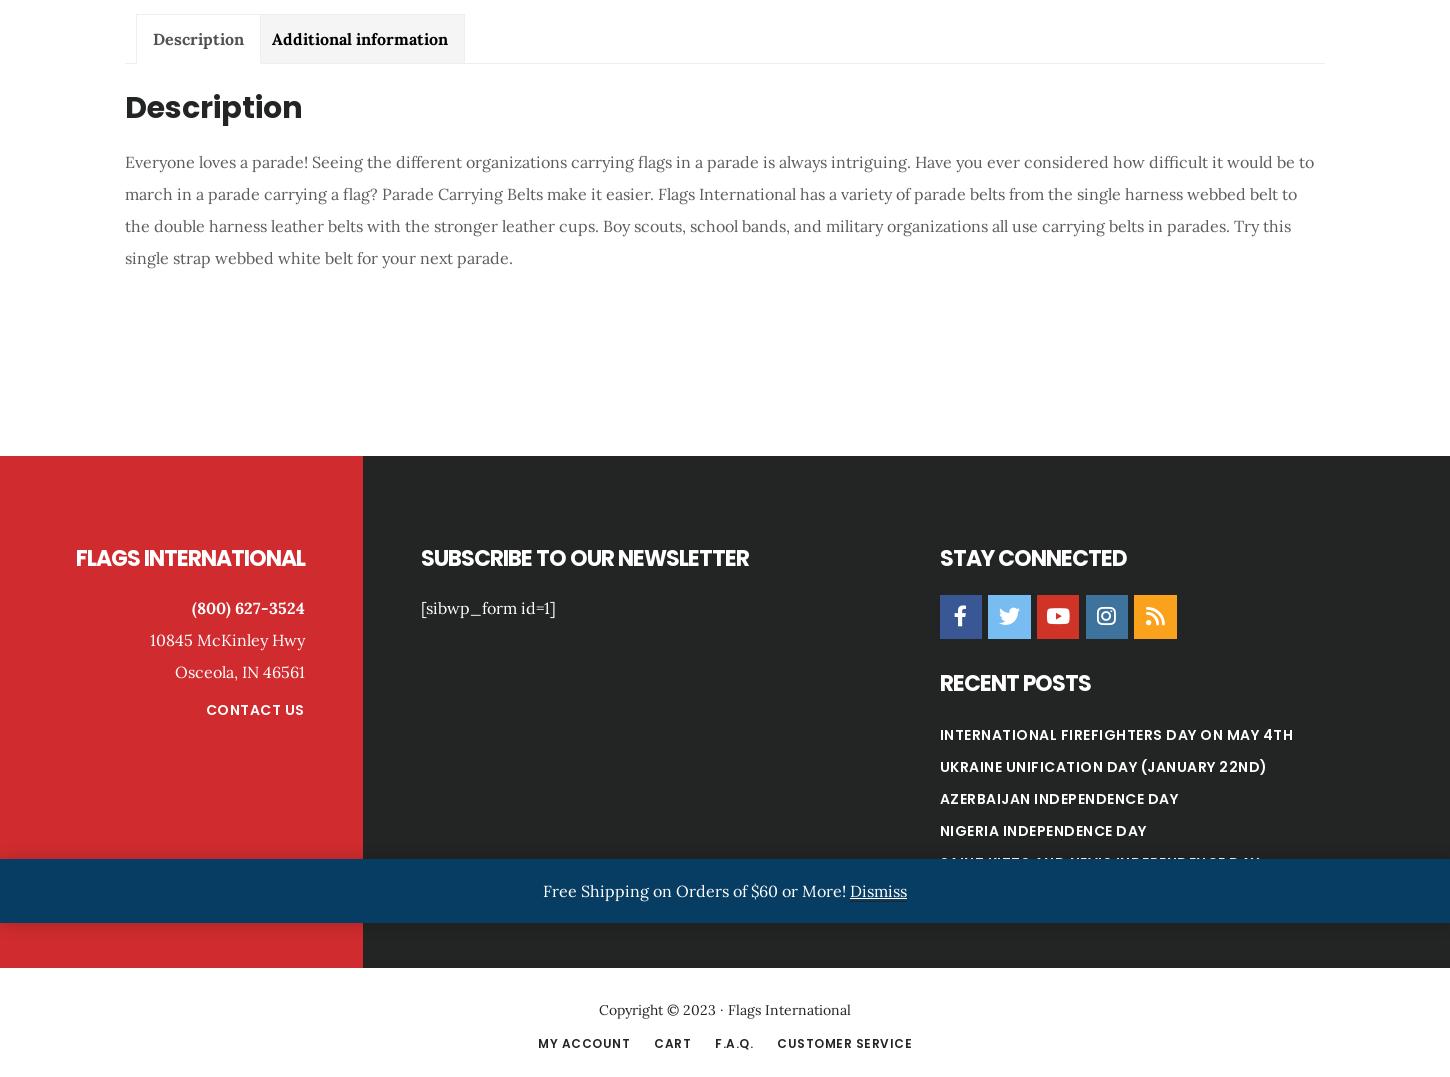 This screenshot has width=1450, height=1077. I want to click on '[sibwp_form id=1]', so click(419, 606).